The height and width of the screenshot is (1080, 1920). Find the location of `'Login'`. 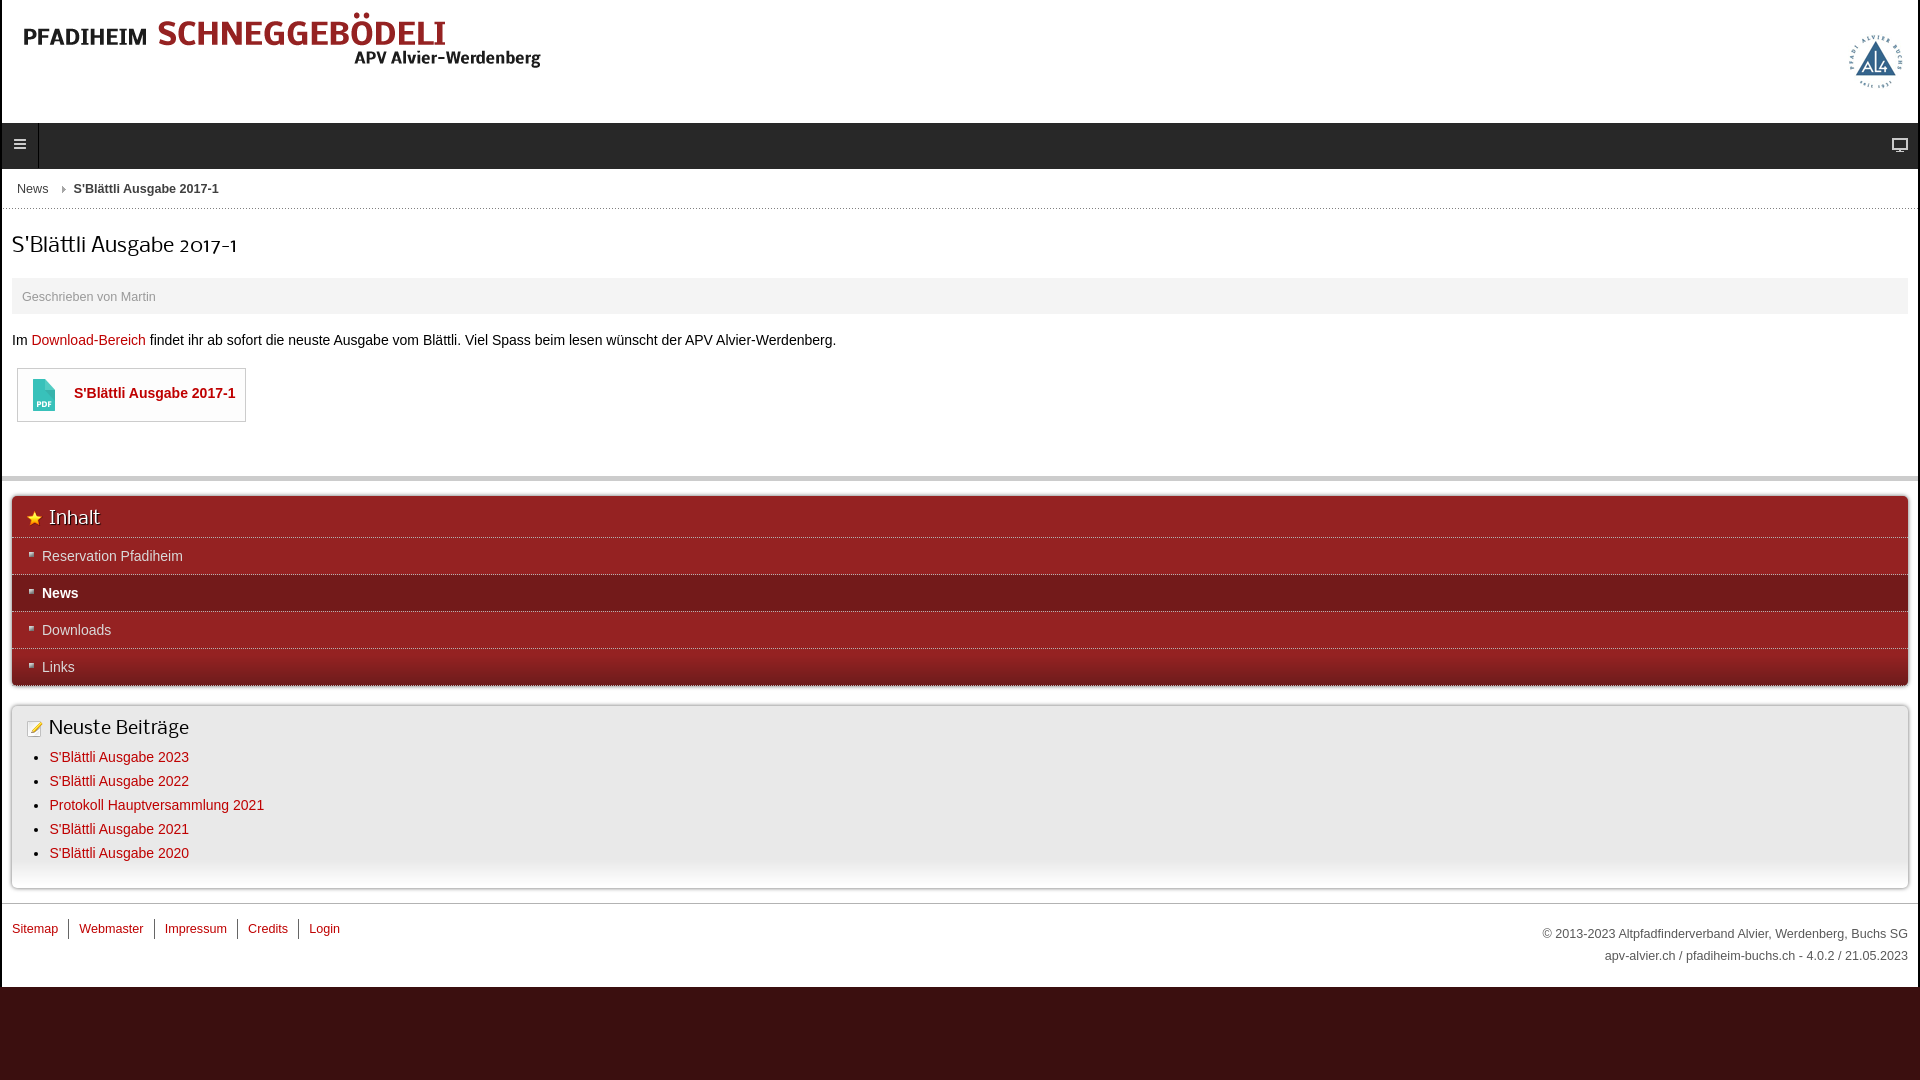

'Login' is located at coordinates (324, 929).